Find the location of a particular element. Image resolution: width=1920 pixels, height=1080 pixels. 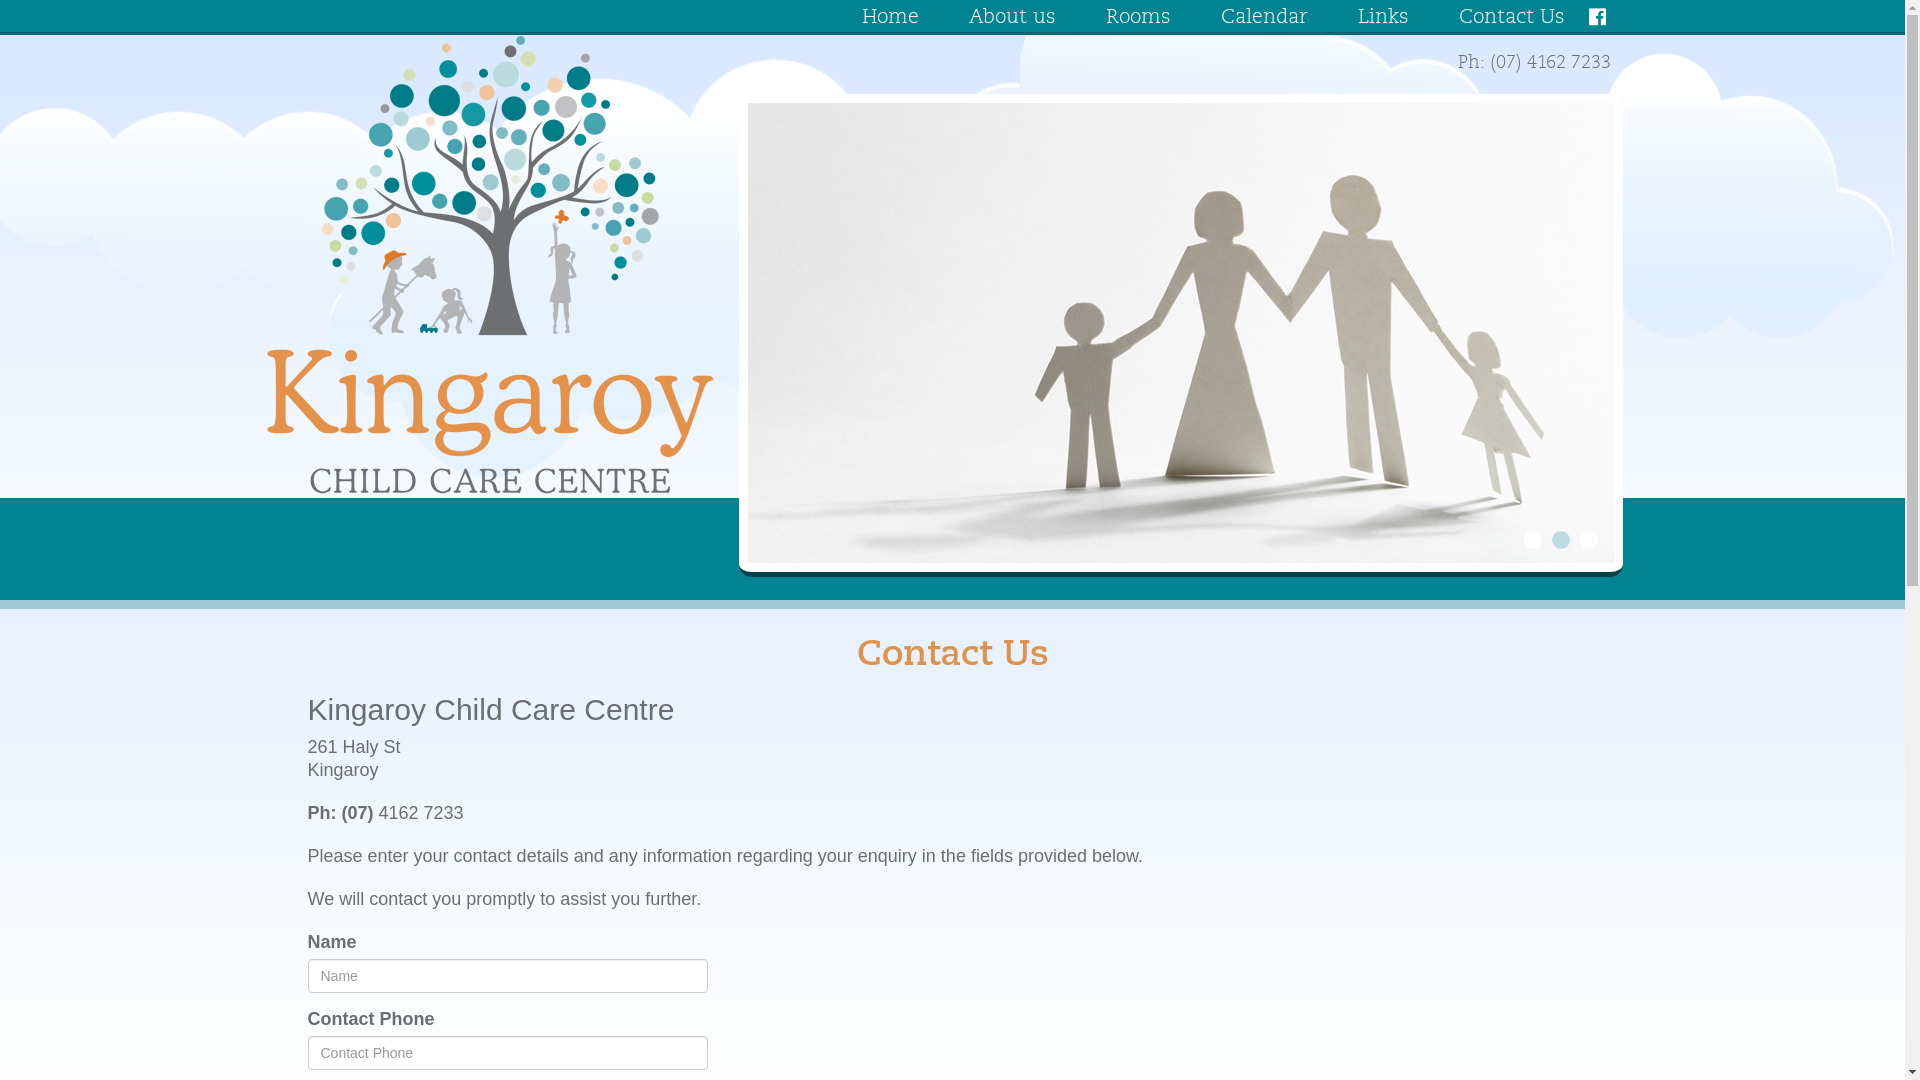

'Calendar' is located at coordinates (1218, 16).